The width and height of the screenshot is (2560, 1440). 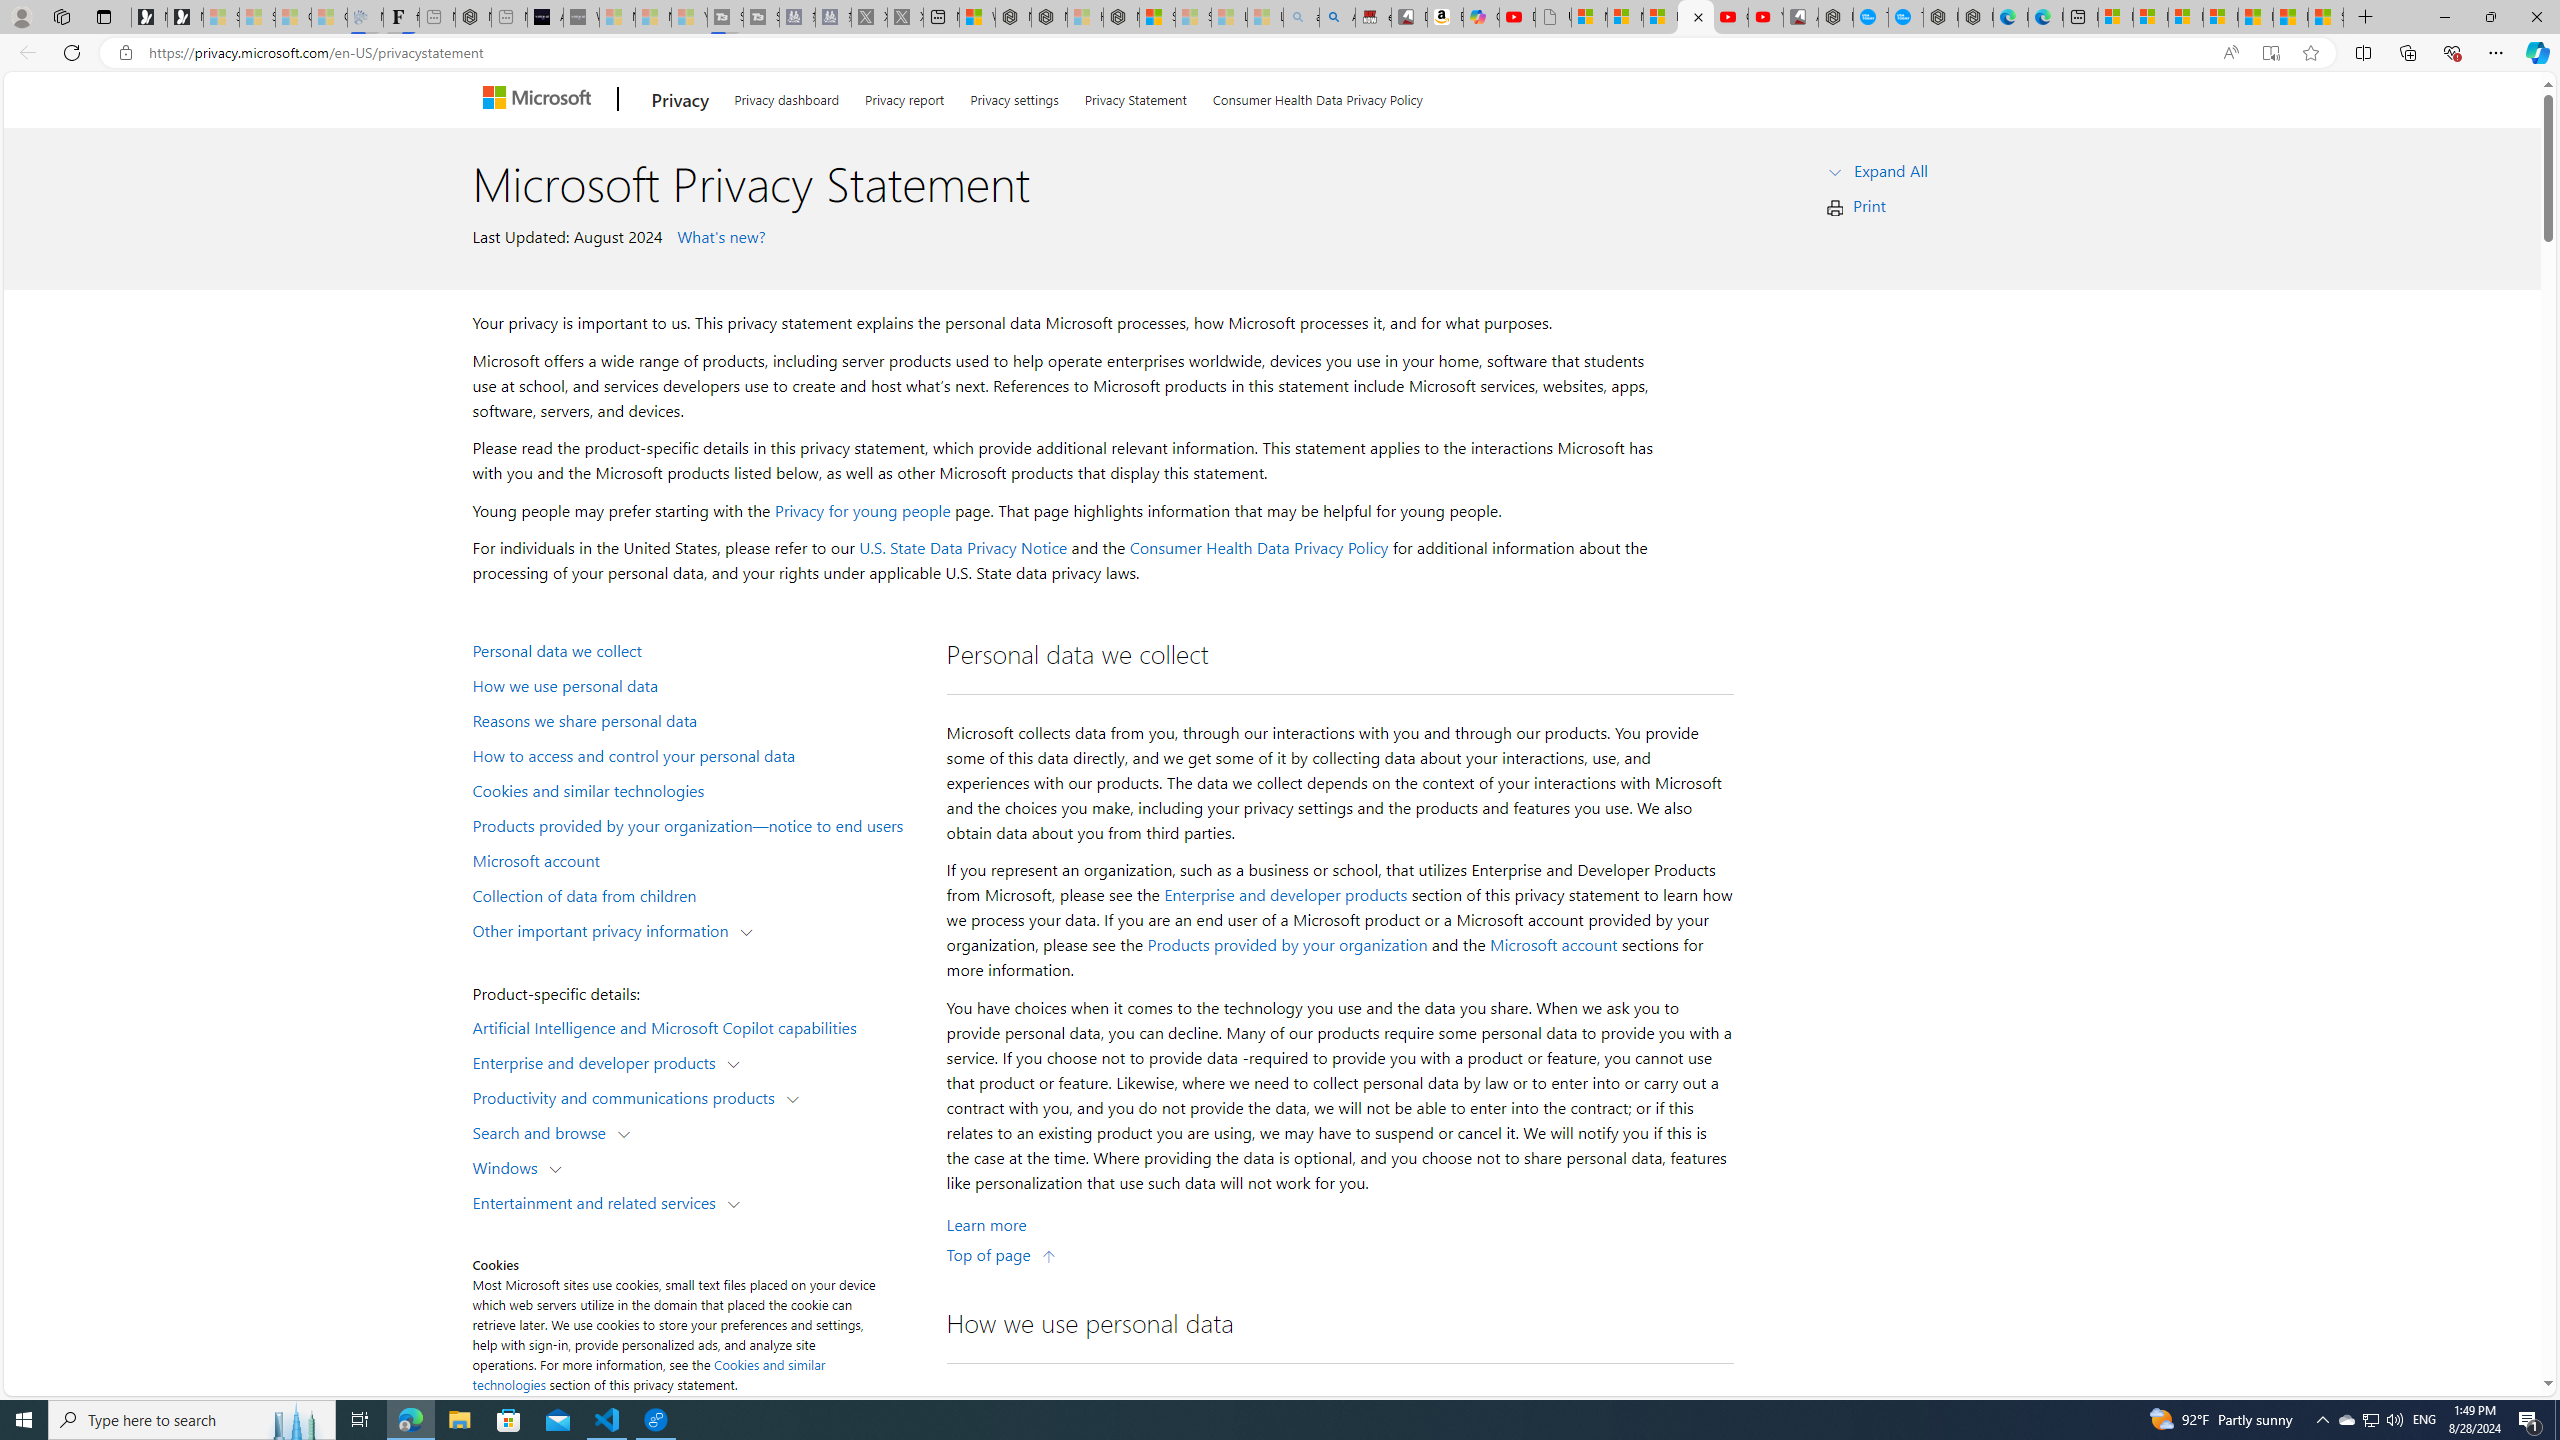 I want to click on 'U.S. State Data Privacy Notice', so click(x=962, y=547).